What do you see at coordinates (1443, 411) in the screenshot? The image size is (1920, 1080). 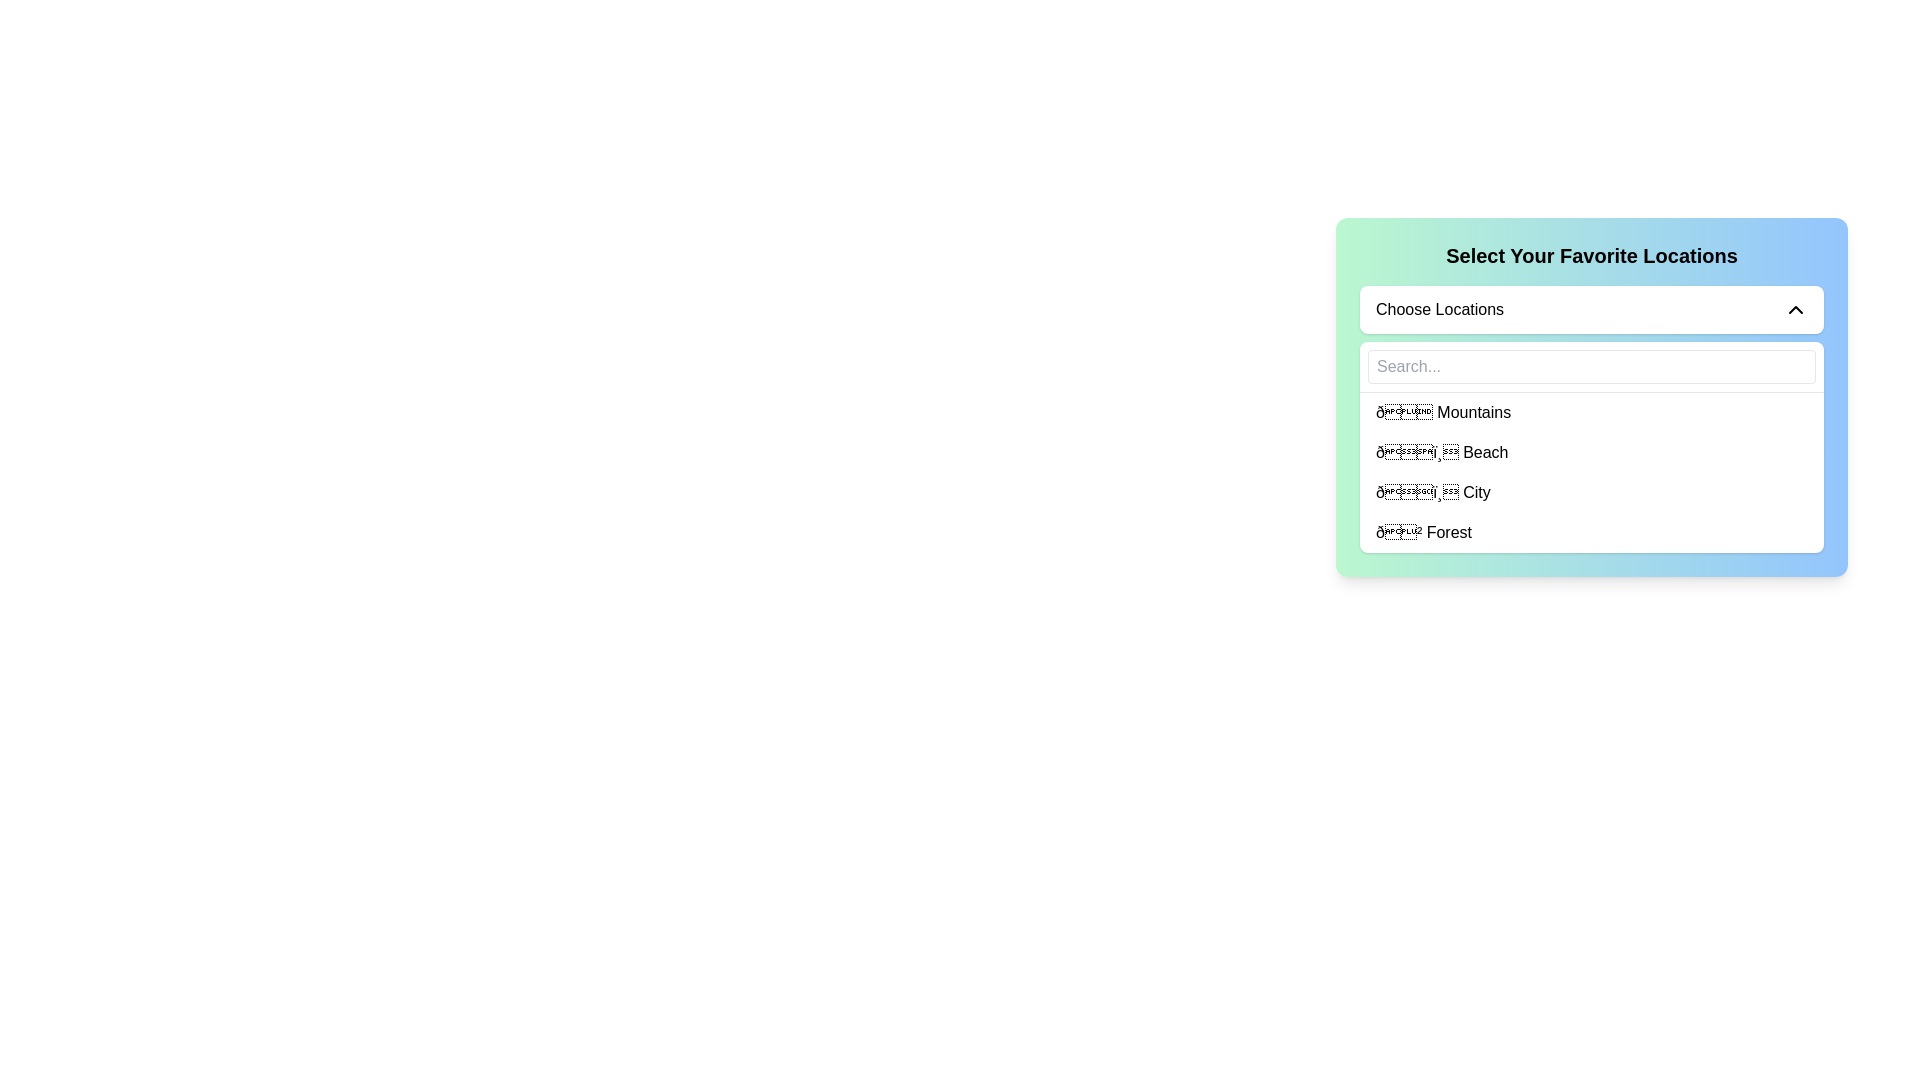 I see `to select the first option in the dropdown menu titled 'Select Your Favorite Locations', which contains a mountain emoji and the word 'Mountains' in bold` at bounding box center [1443, 411].